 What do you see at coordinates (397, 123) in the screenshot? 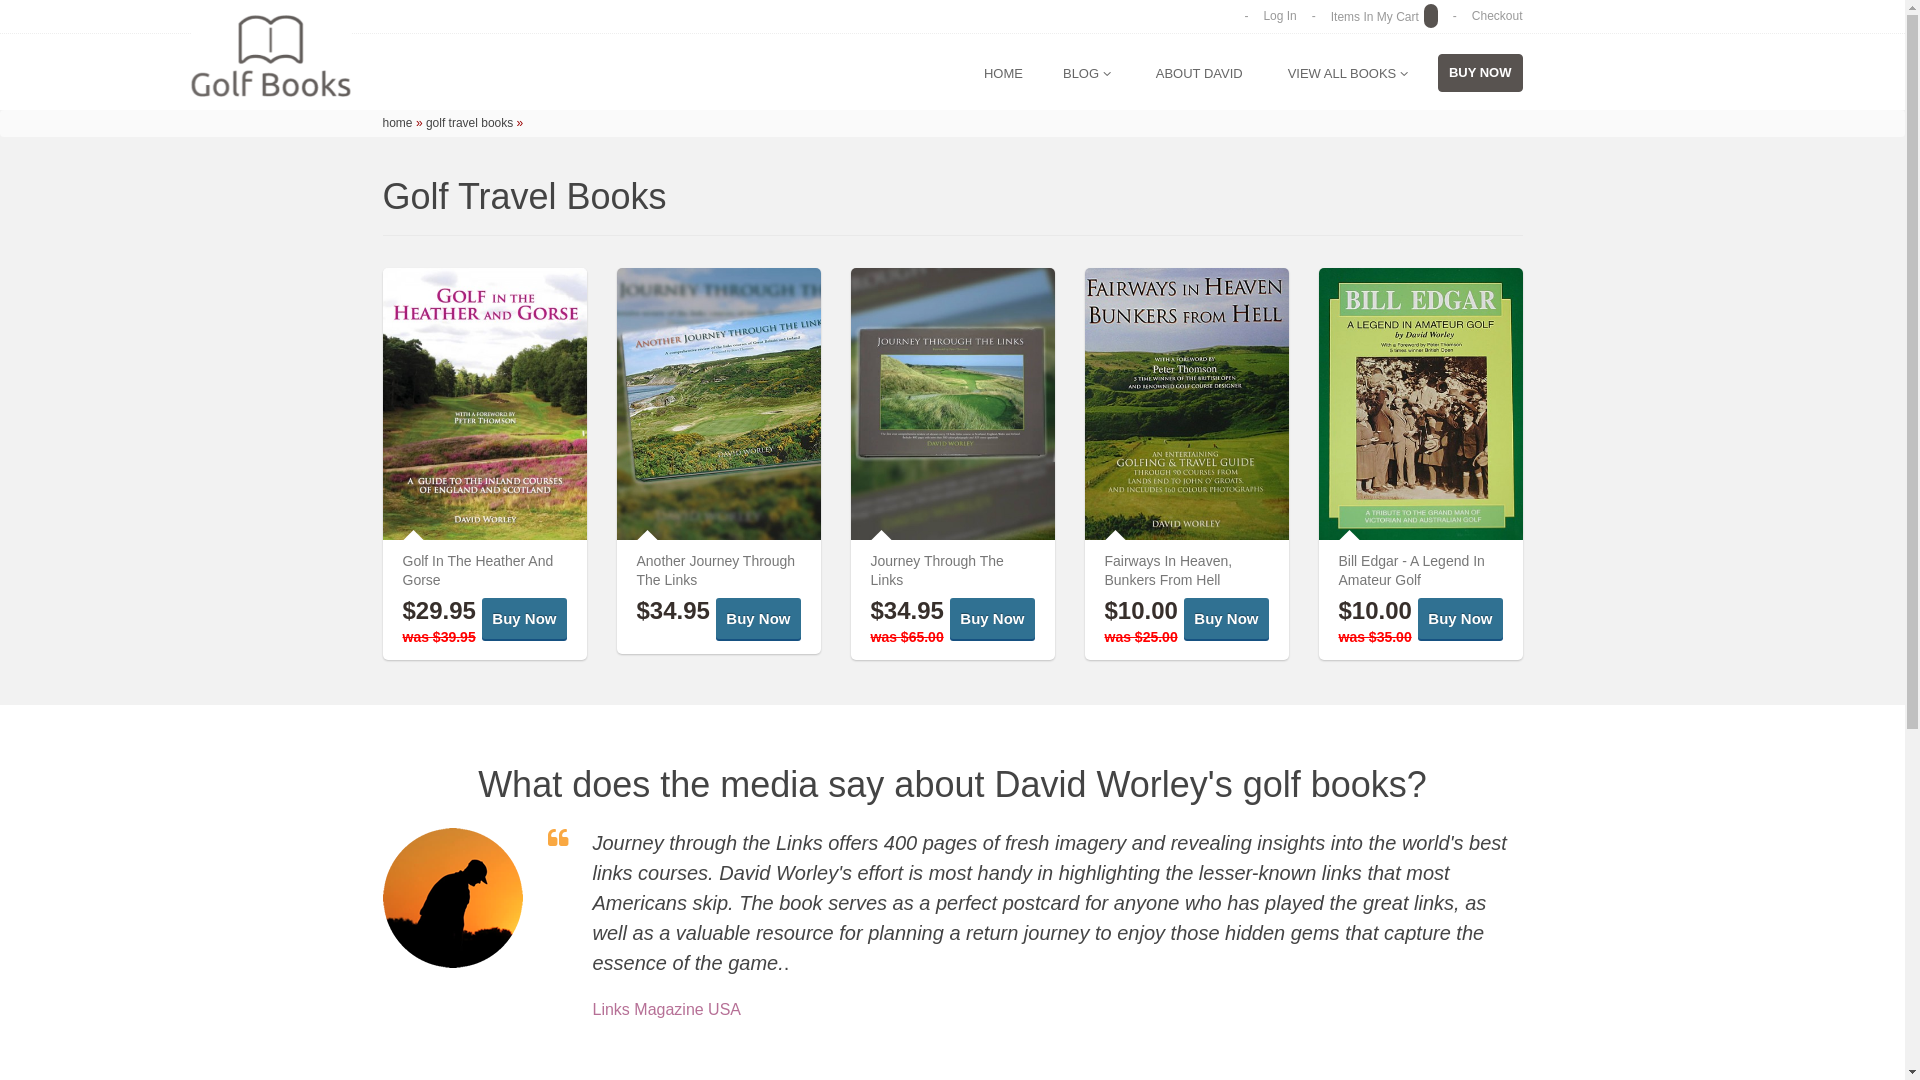
I see `'home'` at bounding box center [397, 123].